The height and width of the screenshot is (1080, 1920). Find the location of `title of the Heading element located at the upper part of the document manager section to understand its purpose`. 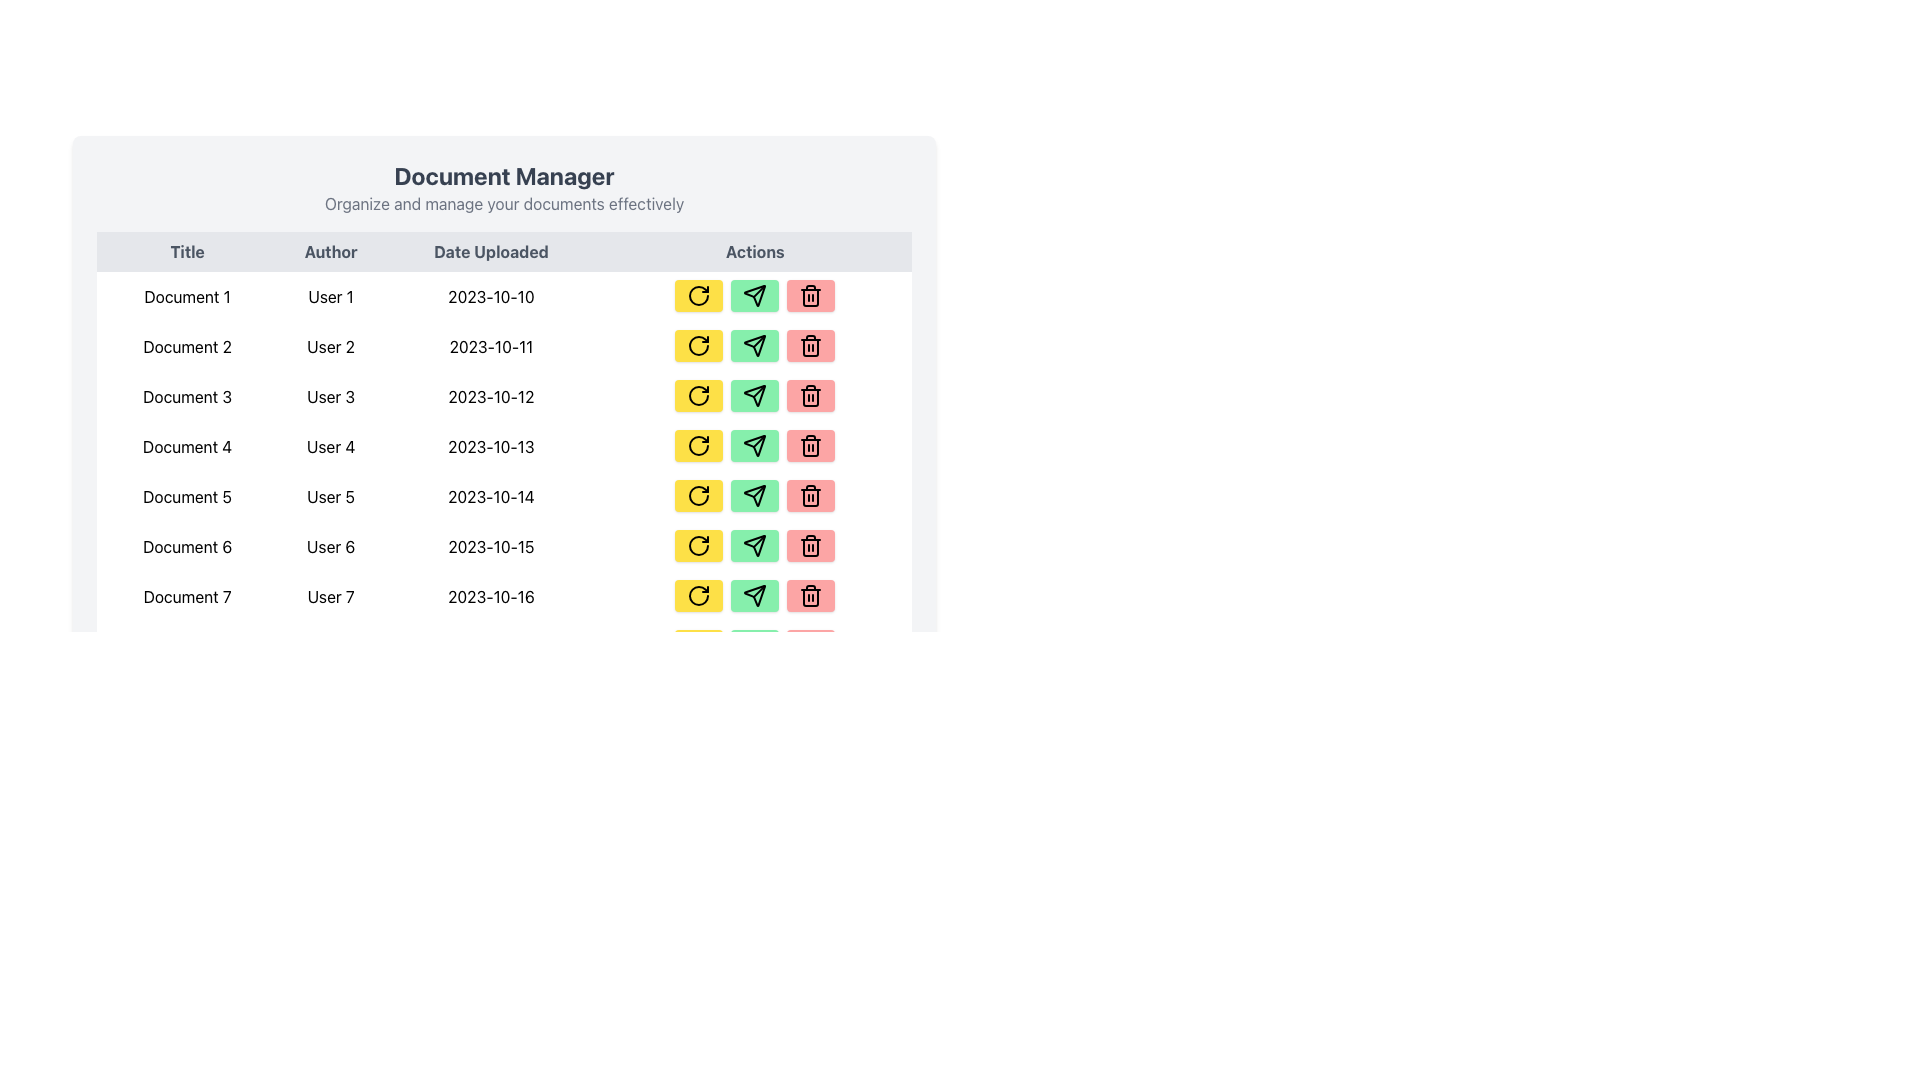

title of the Heading element located at the upper part of the document manager section to understand its purpose is located at coordinates (504, 188).